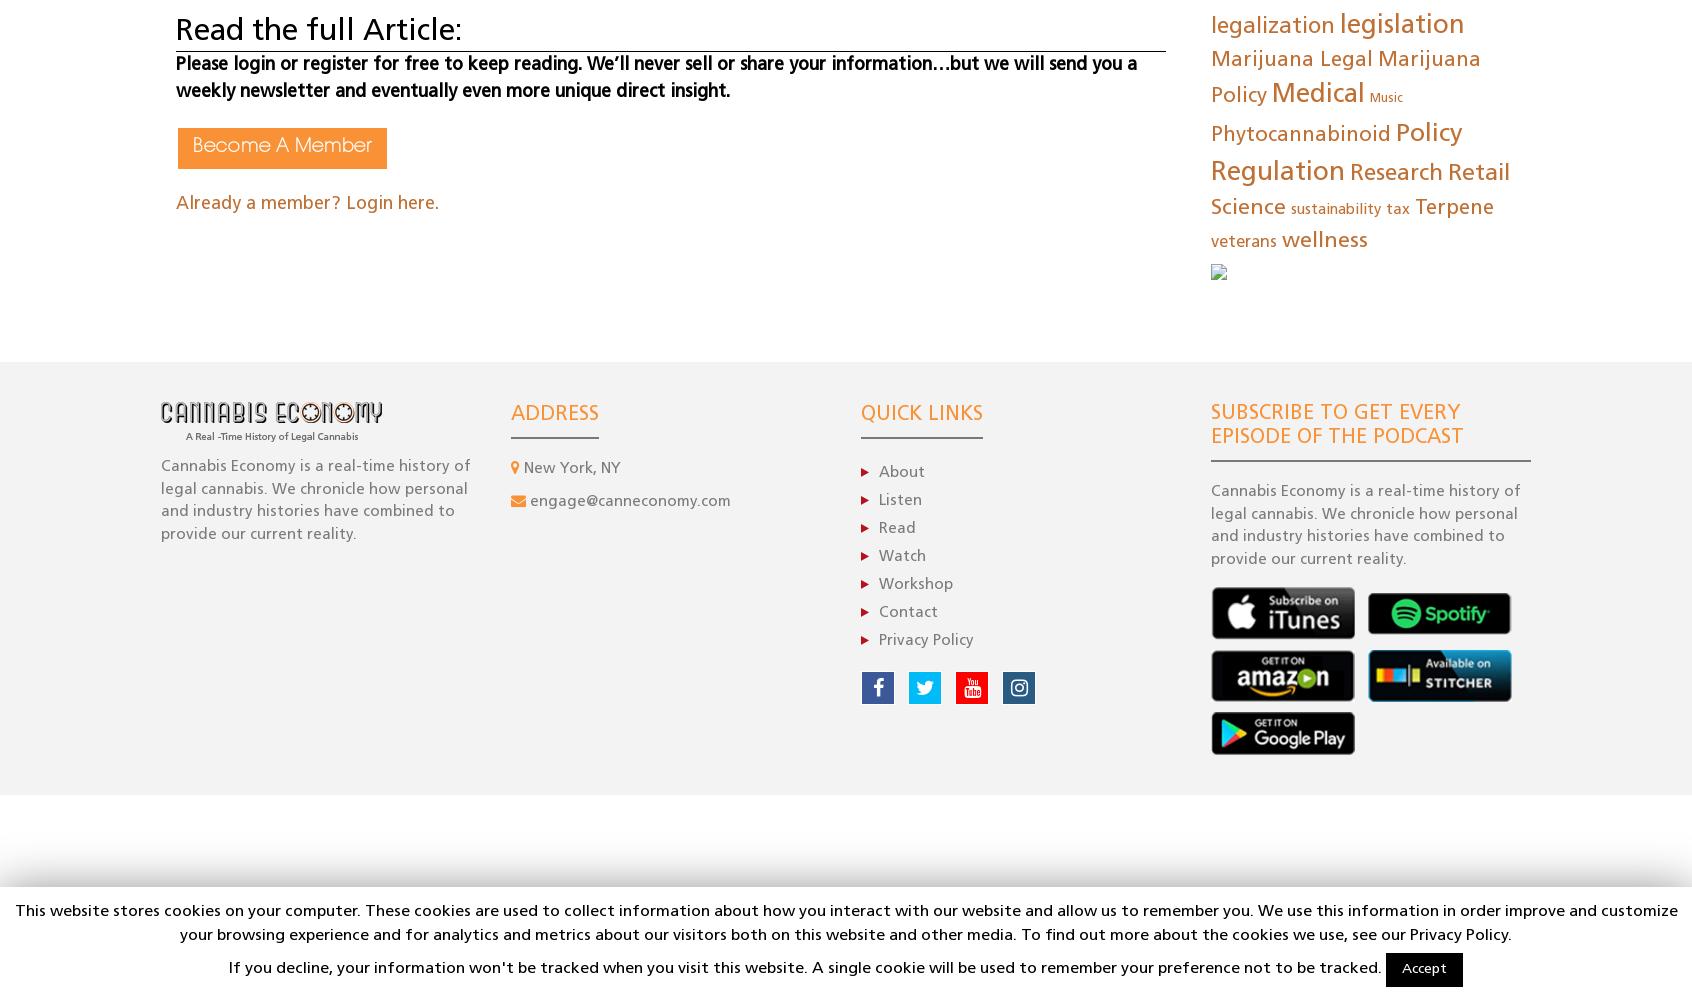 The height and width of the screenshot is (1000, 1692). Describe the element at coordinates (519, 468) in the screenshot. I see `'New York, NY'` at that location.